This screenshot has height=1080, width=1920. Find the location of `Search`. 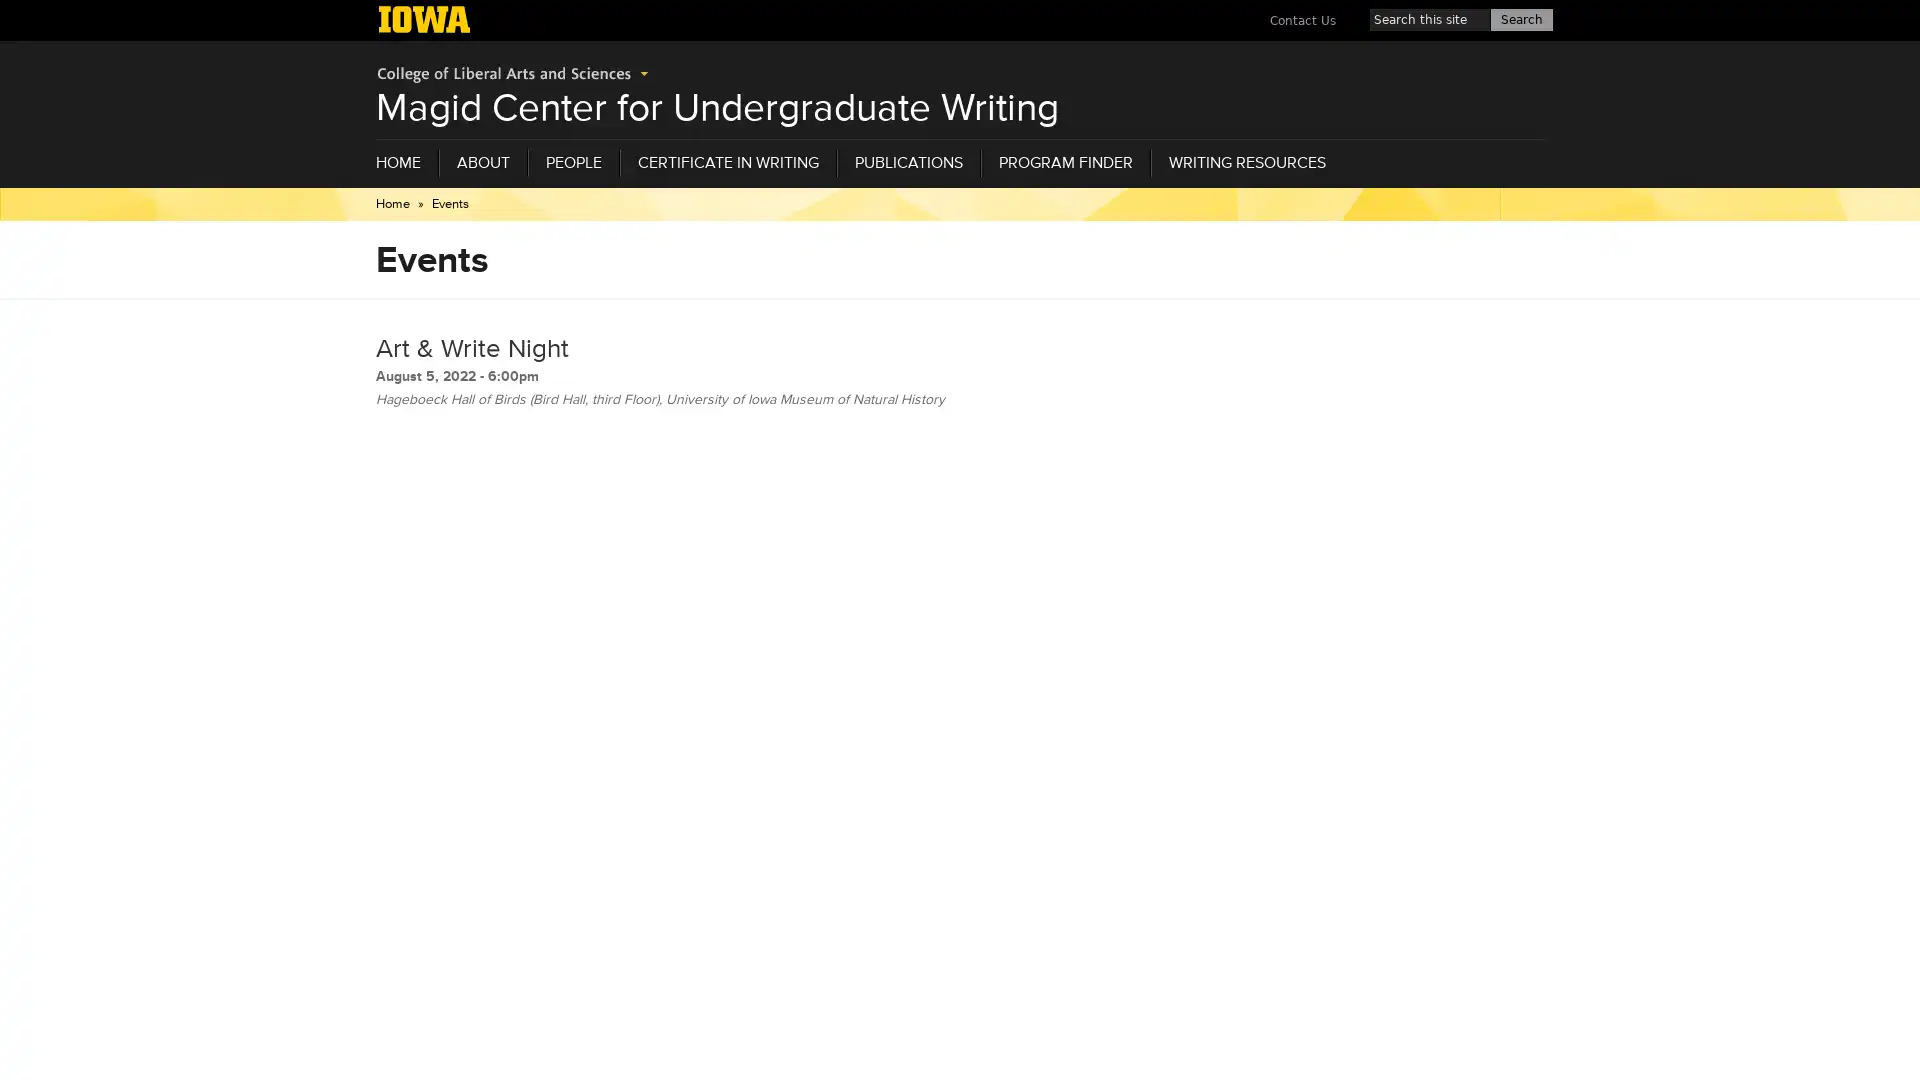

Search is located at coordinates (1520, 19).